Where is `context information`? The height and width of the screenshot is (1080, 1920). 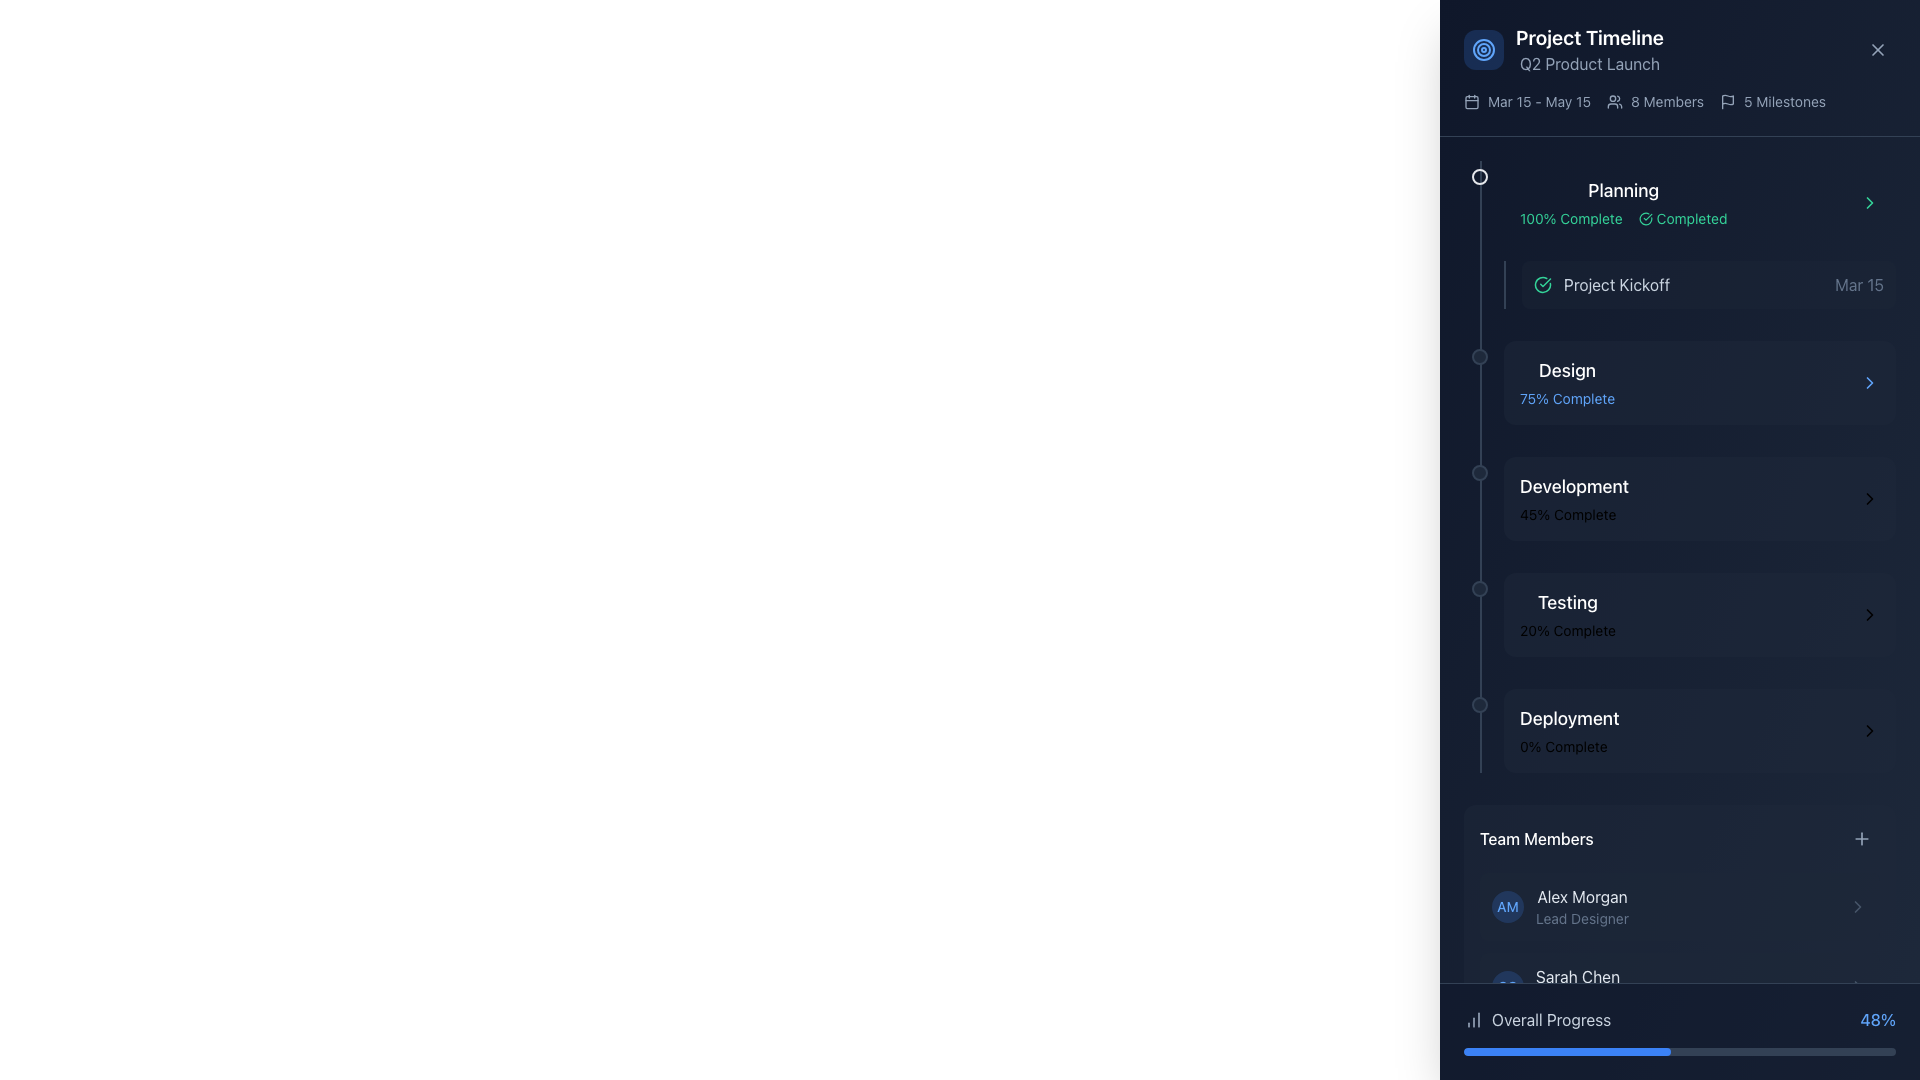 context information is located at coordinates (1577, 986).